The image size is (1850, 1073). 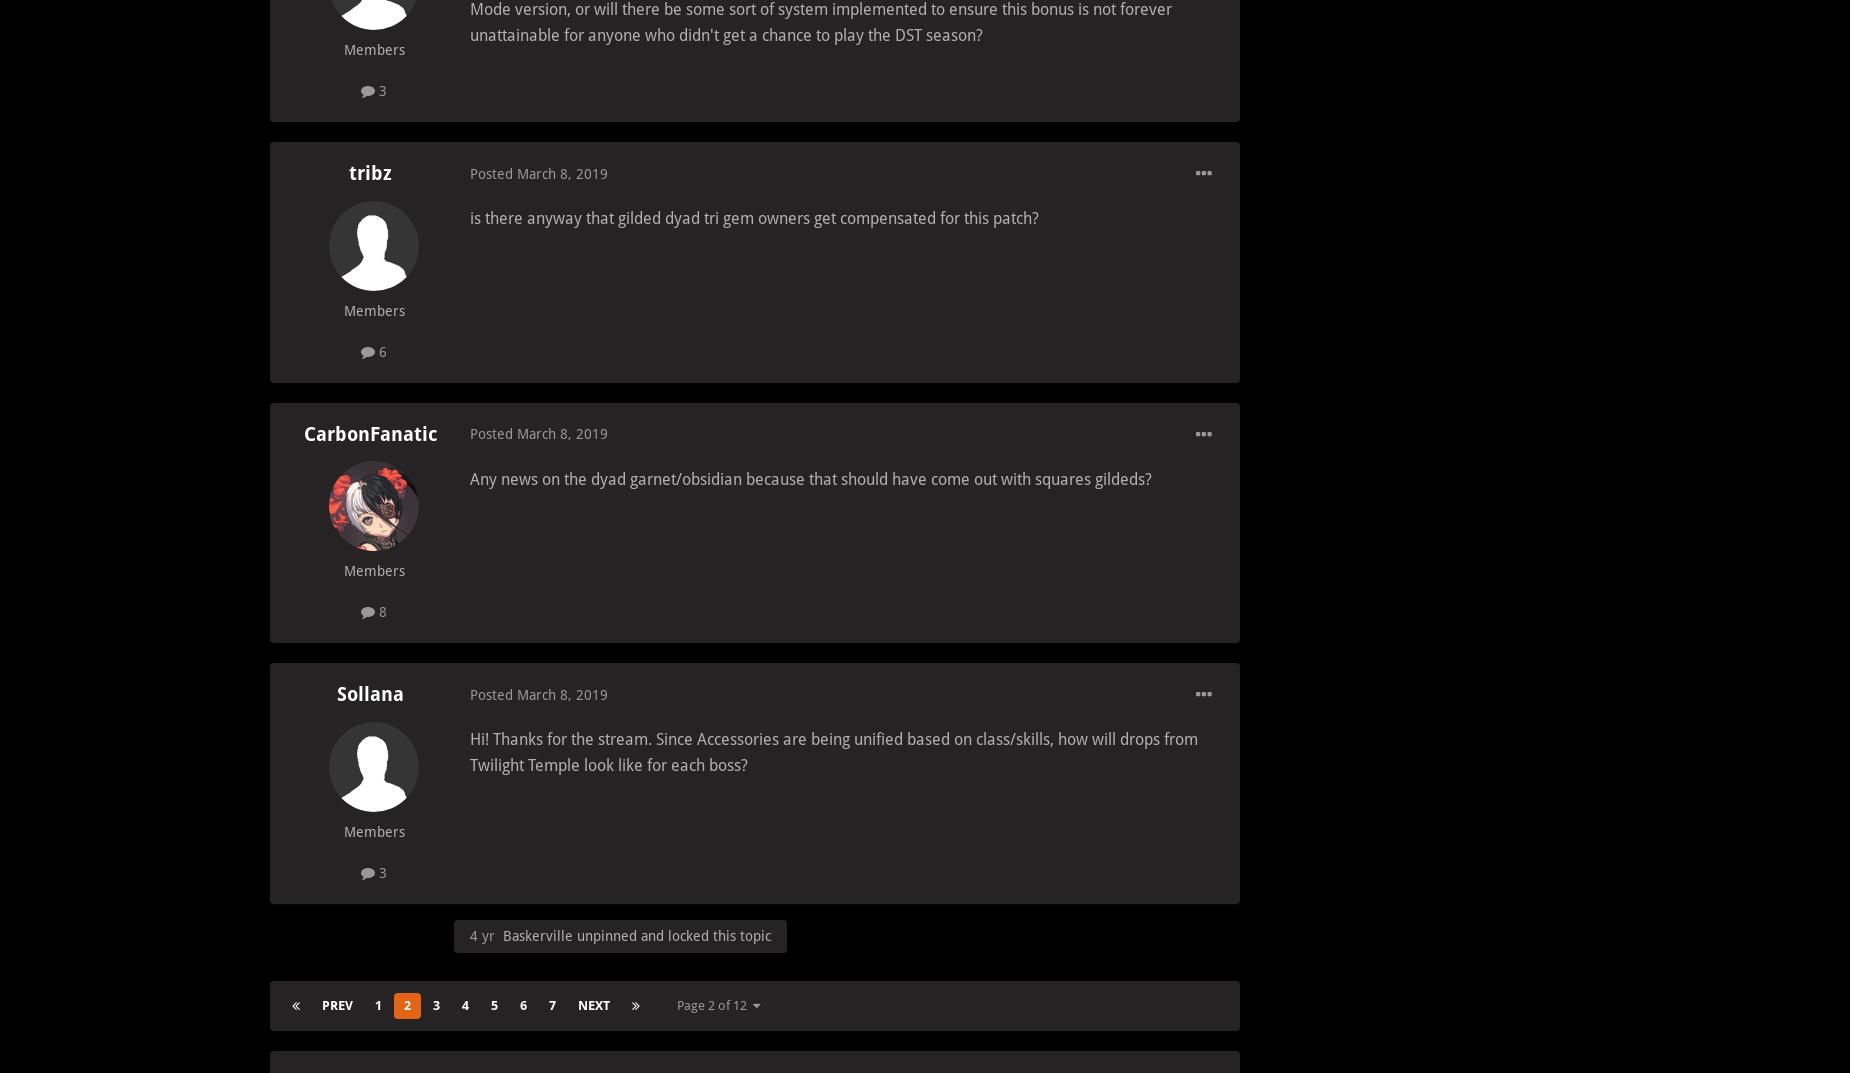 I want to click on 'unpinned and locked this topic', so click(x=671, y=935).